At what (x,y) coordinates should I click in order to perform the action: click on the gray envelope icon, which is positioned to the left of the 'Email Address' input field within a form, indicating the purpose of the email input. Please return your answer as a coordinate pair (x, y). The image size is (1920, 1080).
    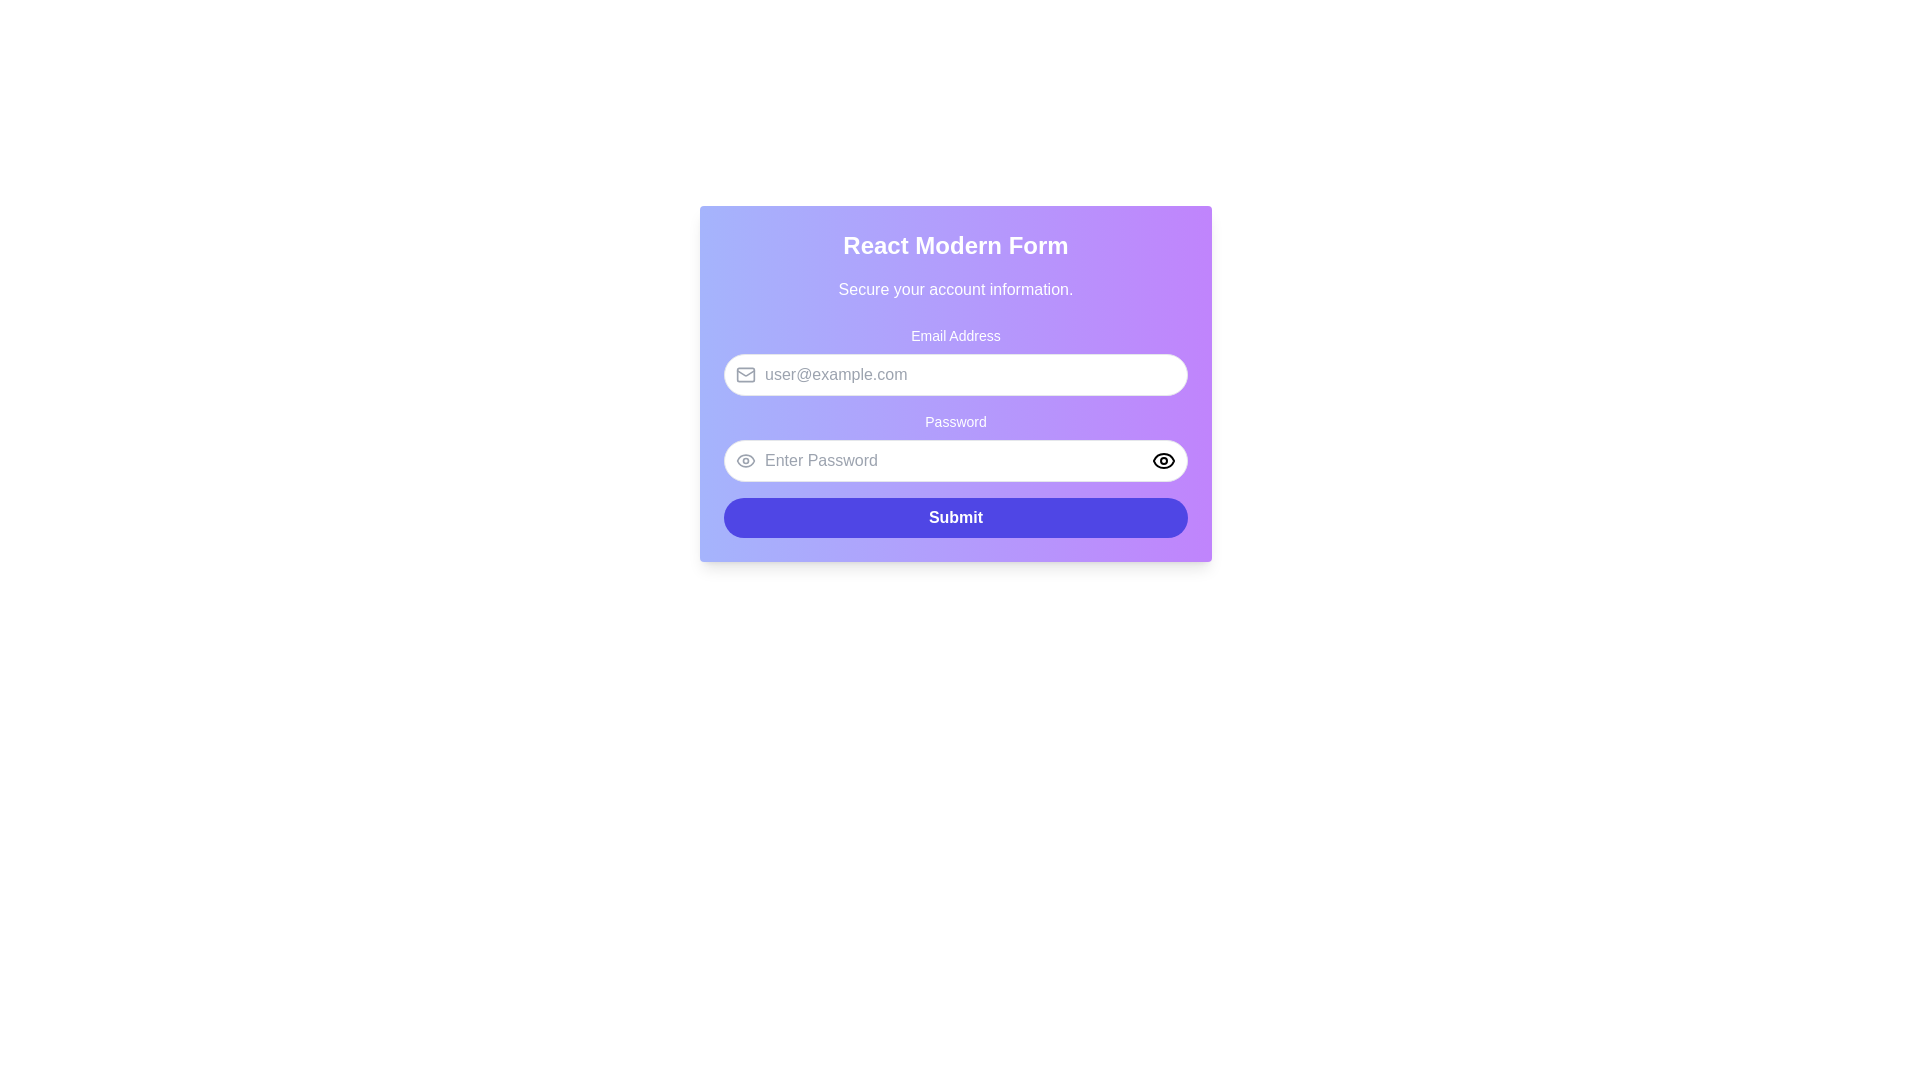
    Looking at the image, I should click on (744, 374).